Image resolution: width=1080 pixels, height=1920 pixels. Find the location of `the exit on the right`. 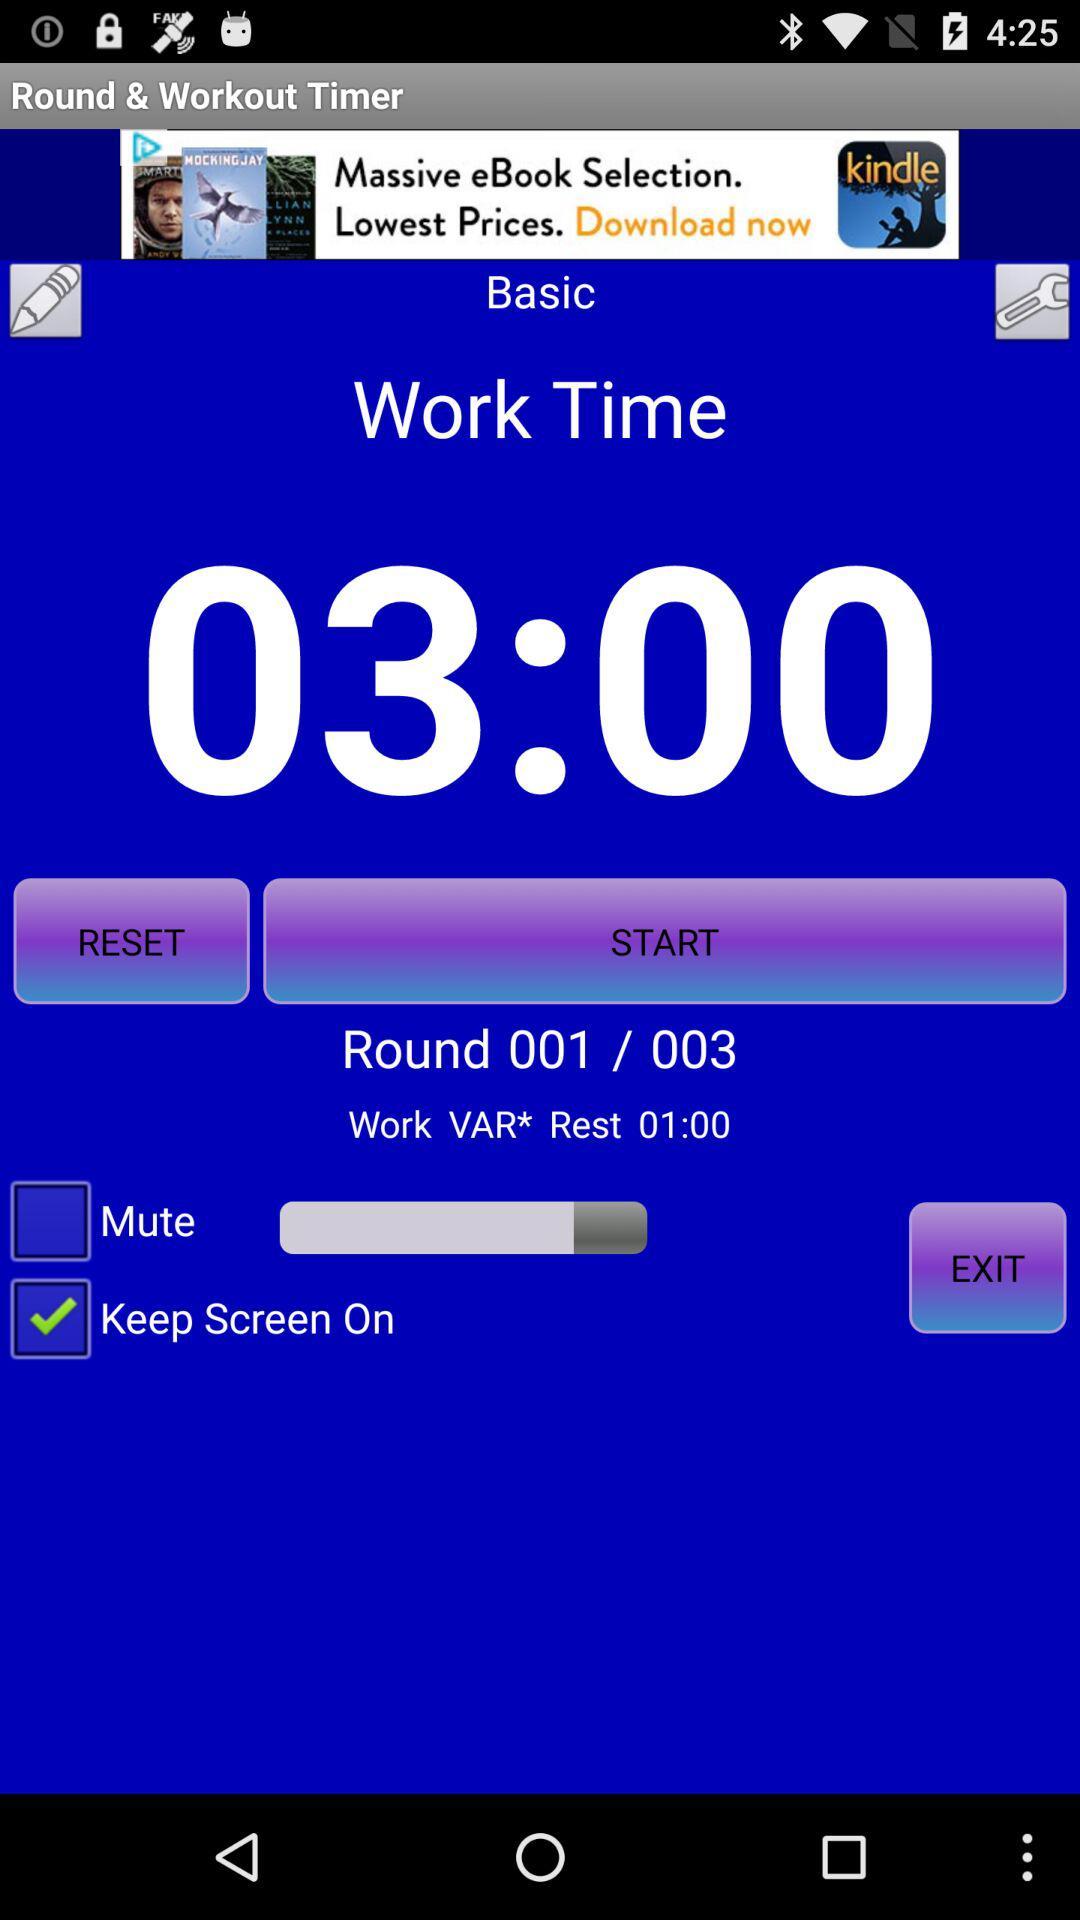

the exit on the right is located at coordinates (986, 1266).